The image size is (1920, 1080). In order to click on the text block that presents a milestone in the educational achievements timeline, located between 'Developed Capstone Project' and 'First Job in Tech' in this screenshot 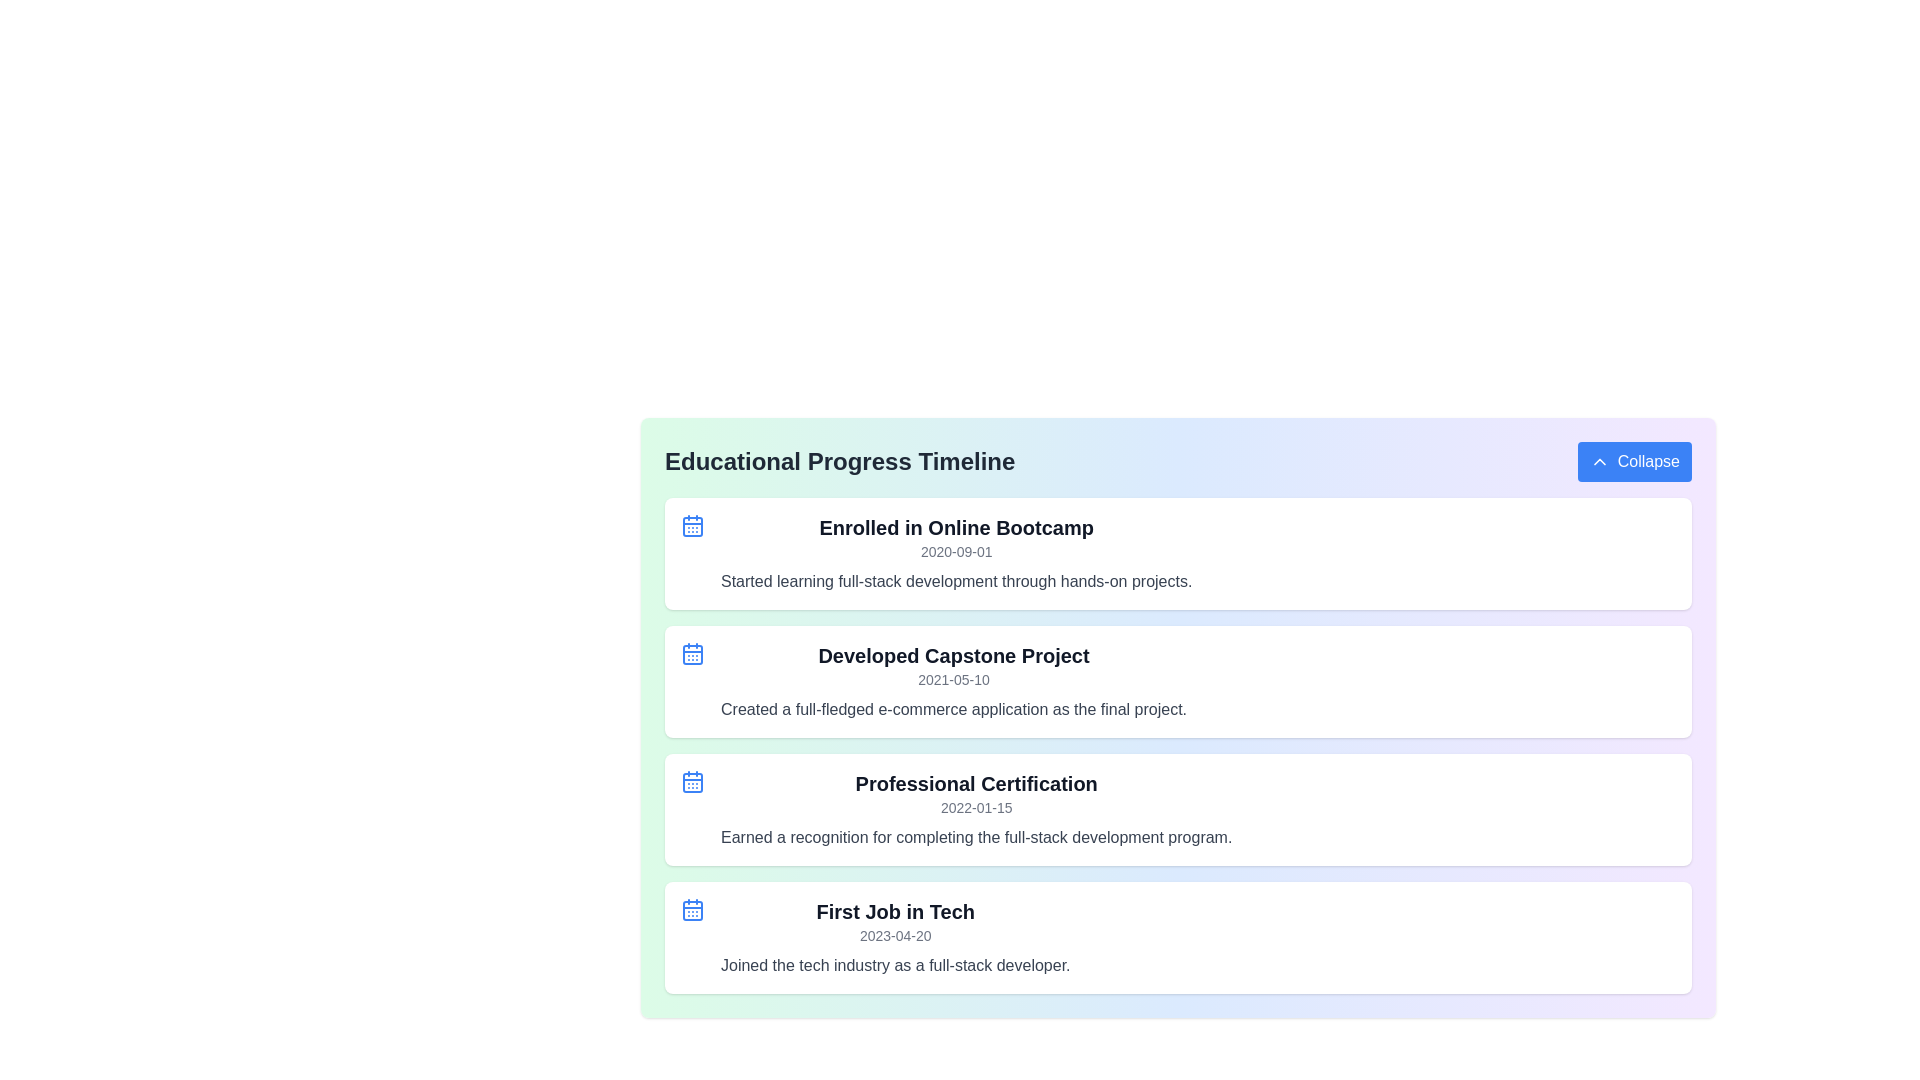, I will do `click(976, 810)`.